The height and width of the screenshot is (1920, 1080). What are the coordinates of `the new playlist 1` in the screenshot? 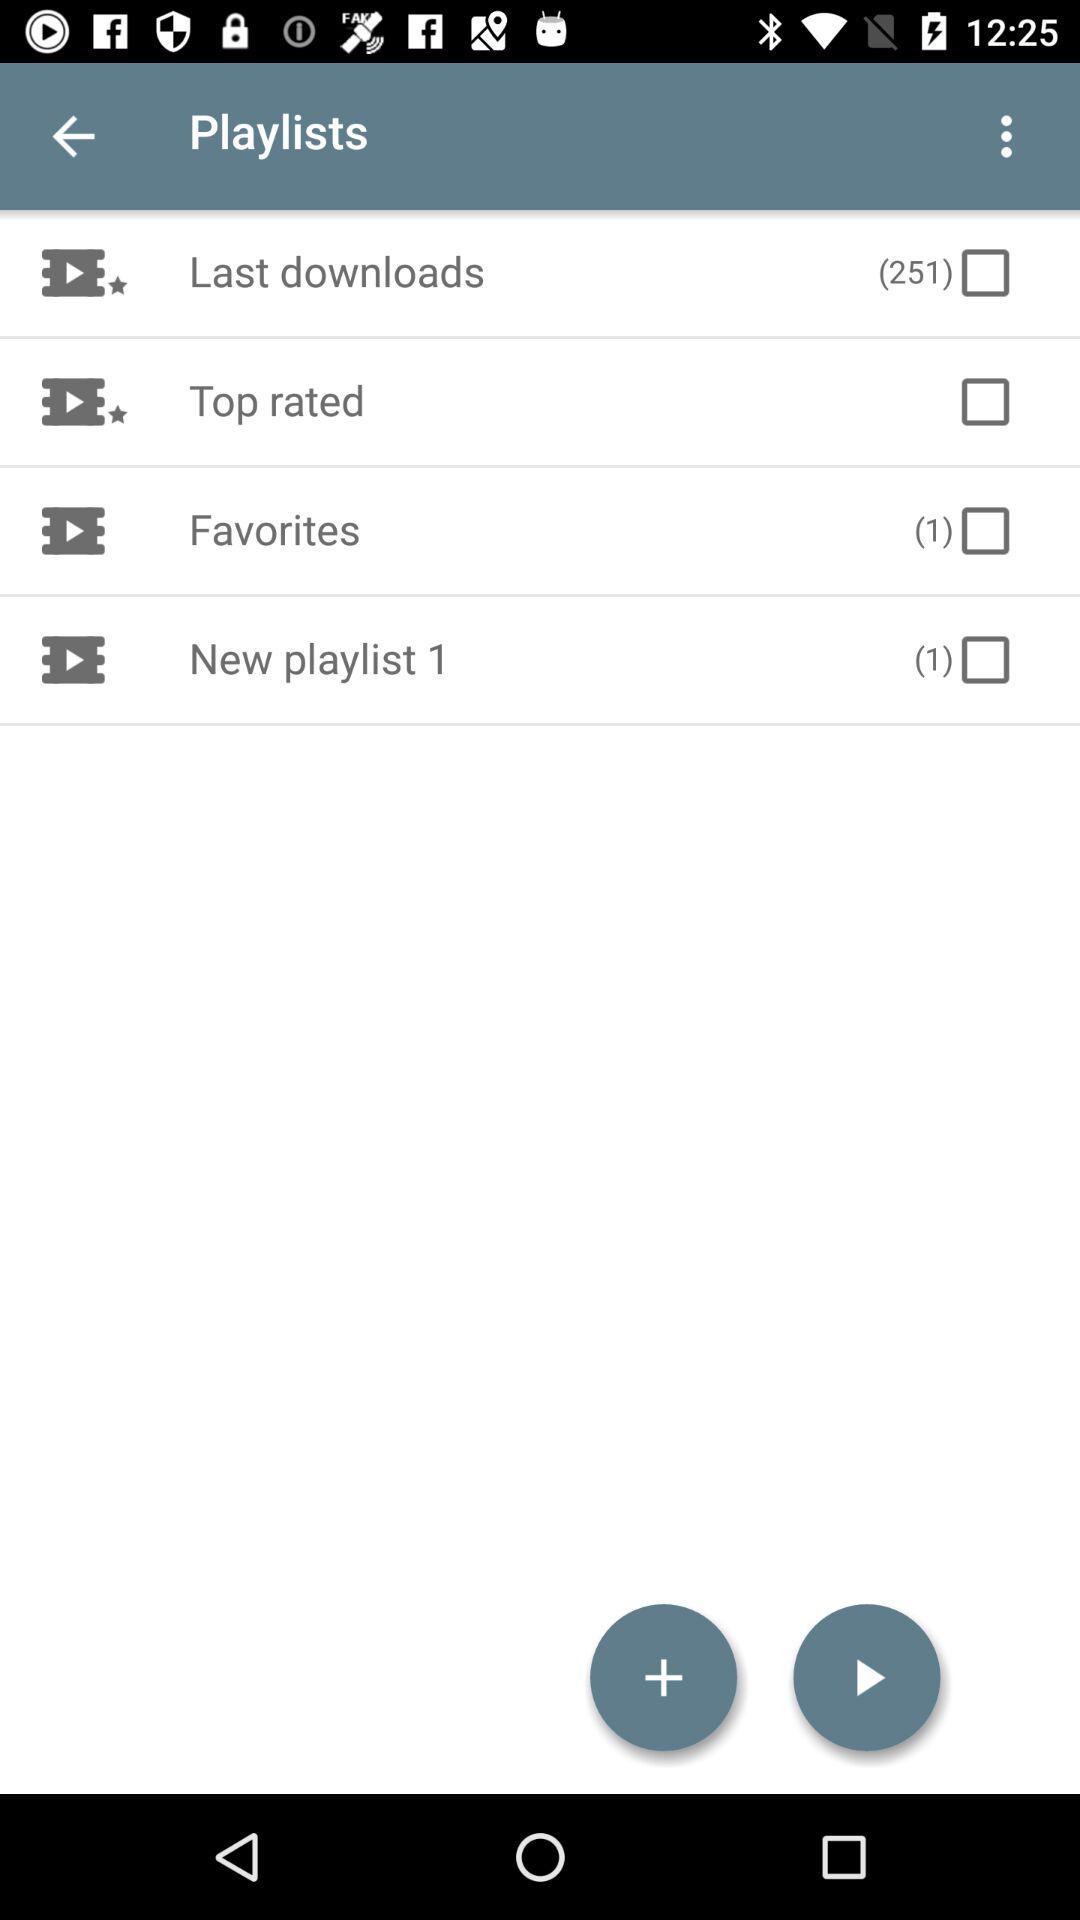 It's located at (529, 660).